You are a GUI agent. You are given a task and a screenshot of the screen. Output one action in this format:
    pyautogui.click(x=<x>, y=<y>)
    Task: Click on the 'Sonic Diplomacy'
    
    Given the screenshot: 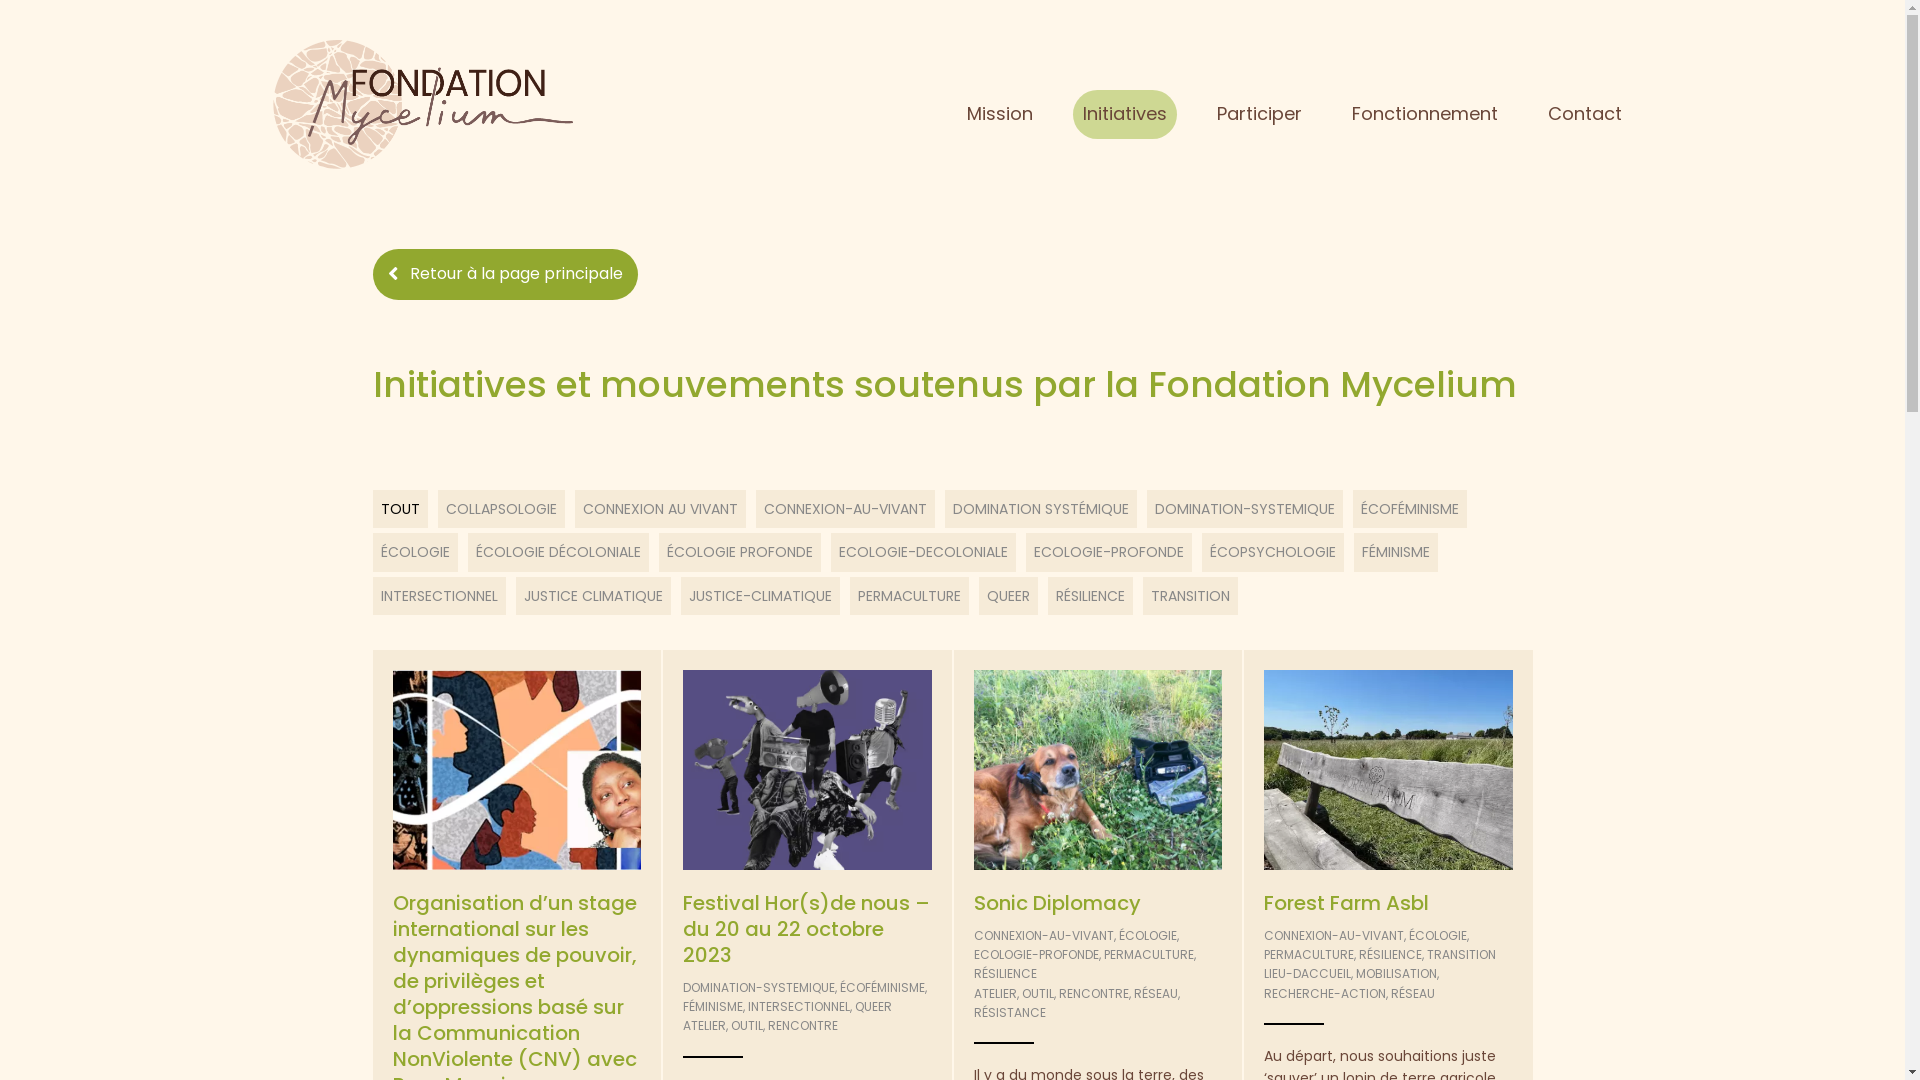 What is the action you would take?
    pyautogui.click(x=1056, y=902)
    